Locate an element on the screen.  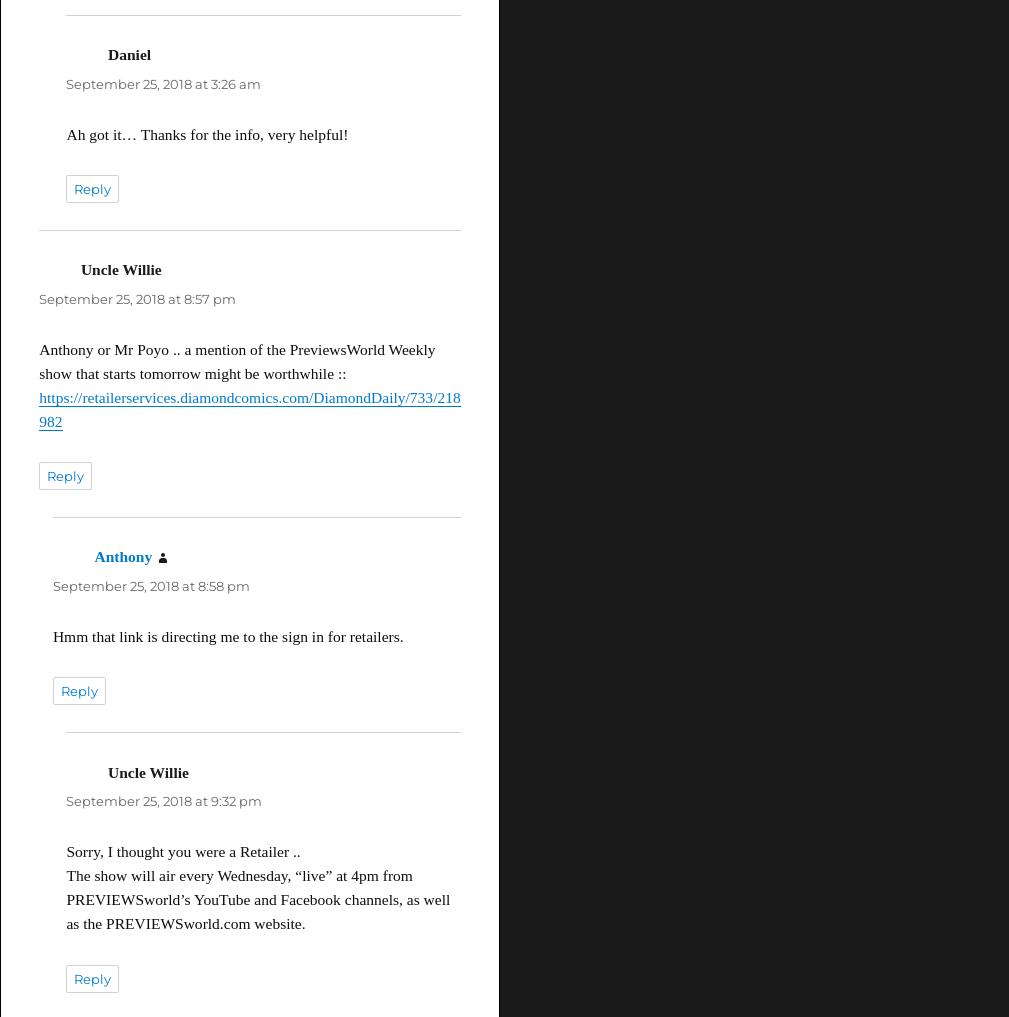
'September 25, 2018 at 3:26 am' is located at coordinates (162, 82).